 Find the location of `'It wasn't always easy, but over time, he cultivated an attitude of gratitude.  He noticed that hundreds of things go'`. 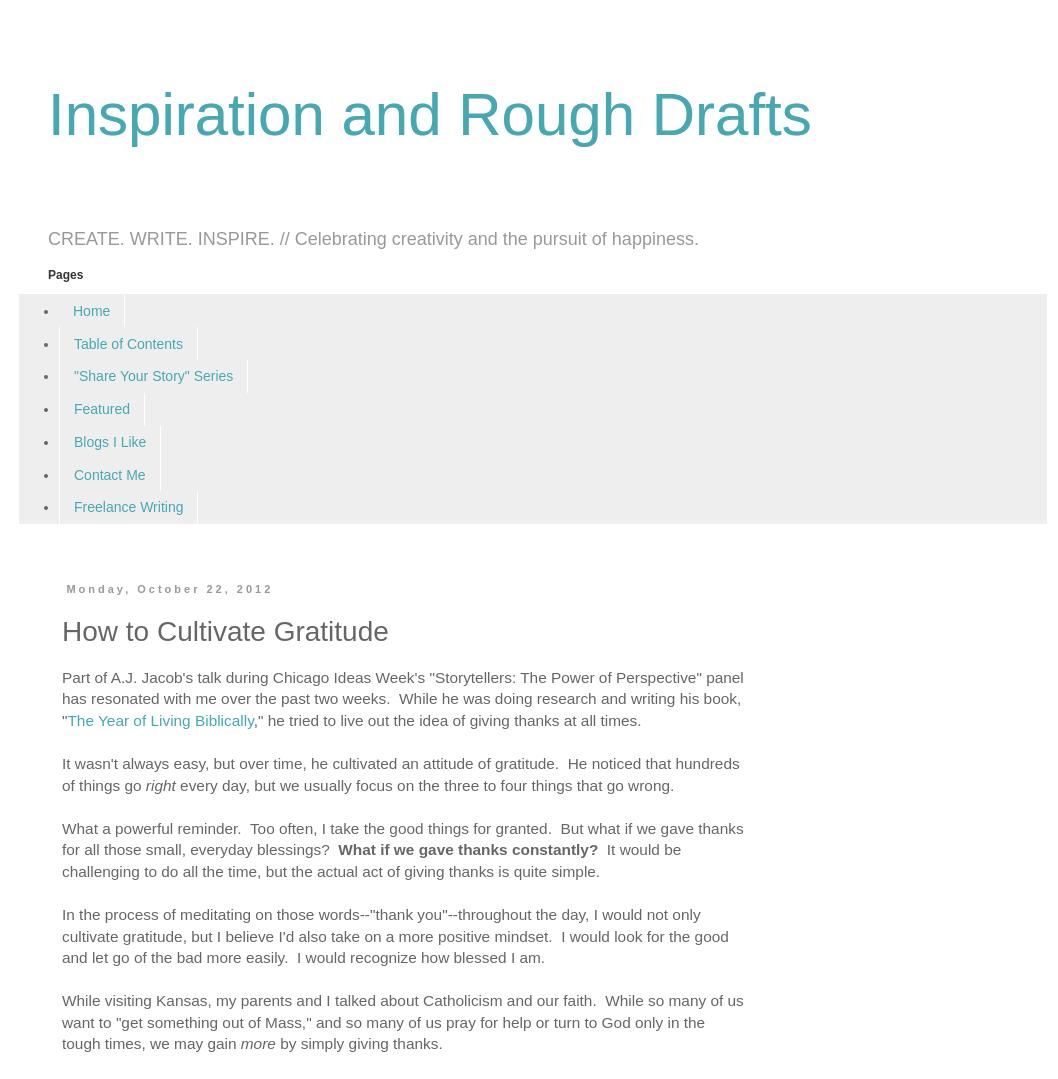

'It wasn't always easy, but over time, he cultivated an attitude of gratitude.  He noticed that hundreds of things go' is located at coordinates (400, 773).